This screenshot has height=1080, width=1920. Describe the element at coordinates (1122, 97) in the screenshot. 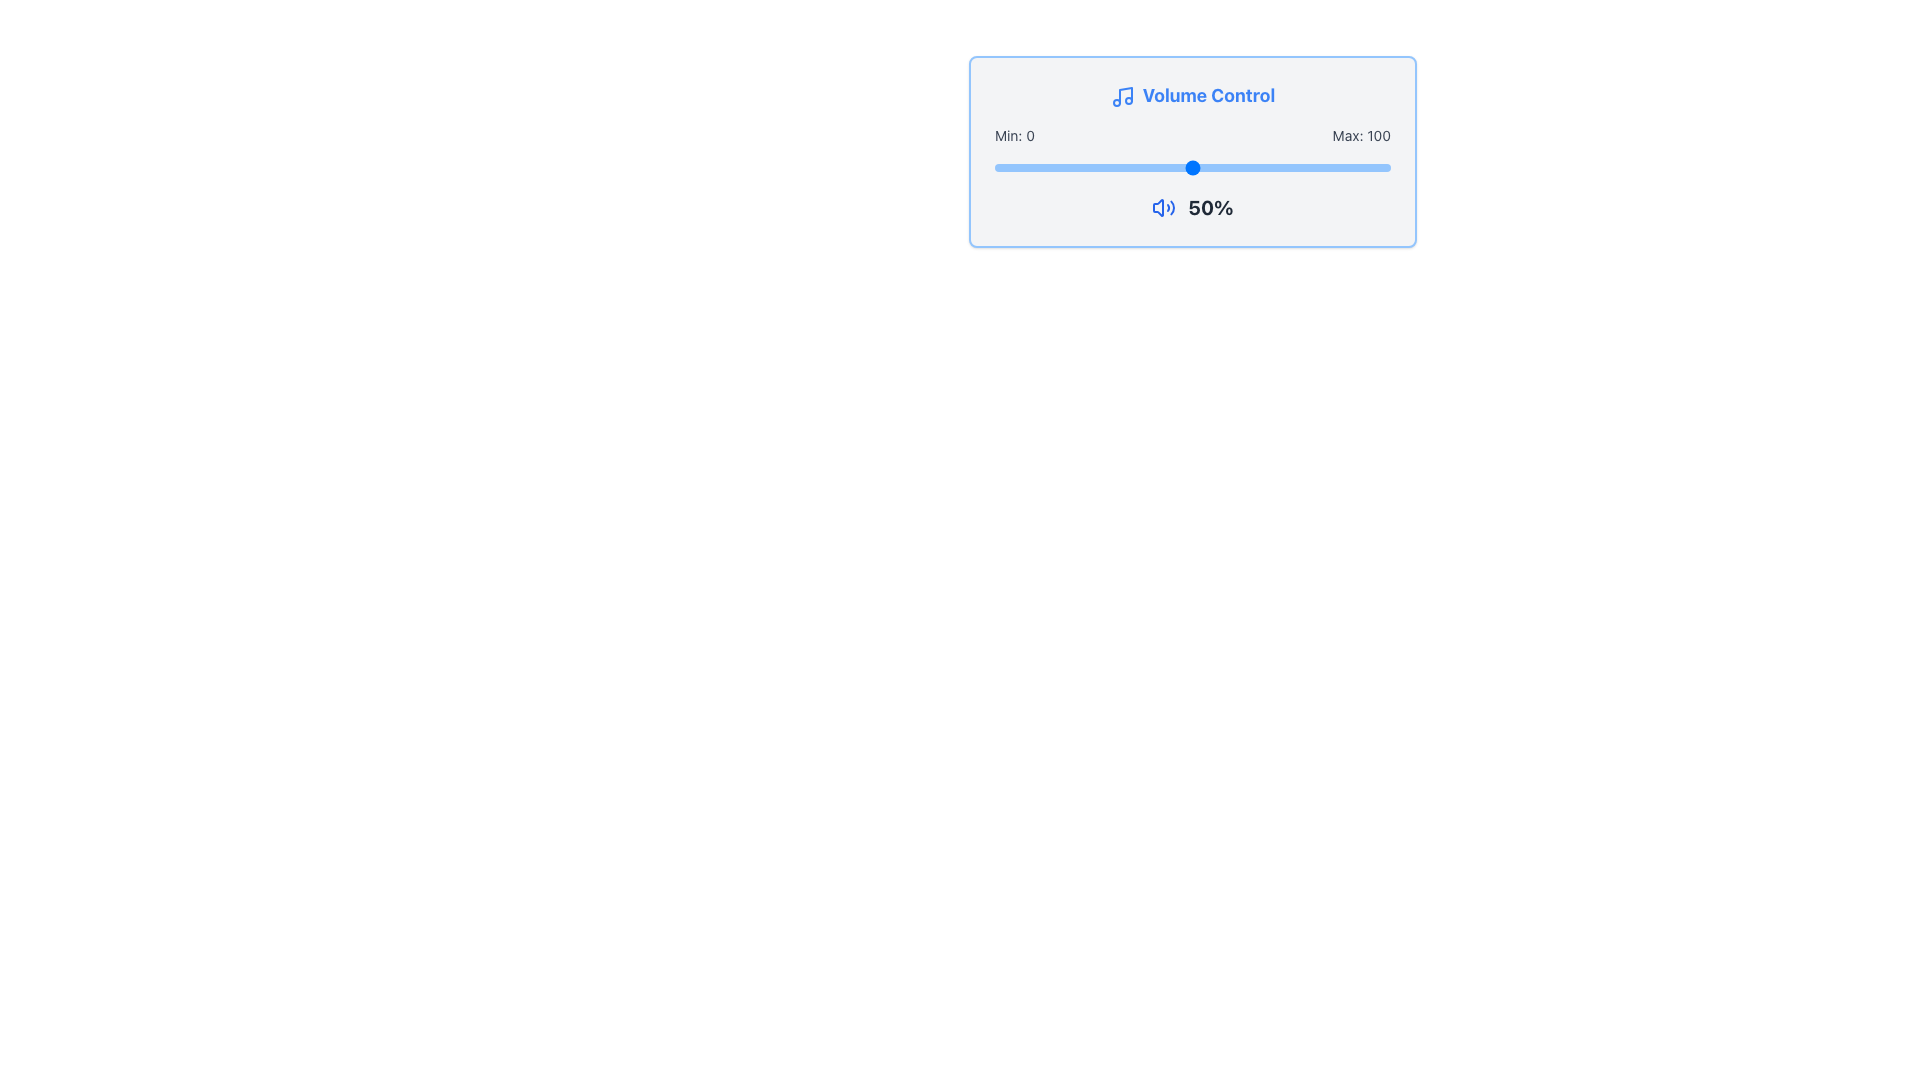

I see `the music or sound icon located to the left of the 'Volume Control' text in the top section of the volume control component` at that location.